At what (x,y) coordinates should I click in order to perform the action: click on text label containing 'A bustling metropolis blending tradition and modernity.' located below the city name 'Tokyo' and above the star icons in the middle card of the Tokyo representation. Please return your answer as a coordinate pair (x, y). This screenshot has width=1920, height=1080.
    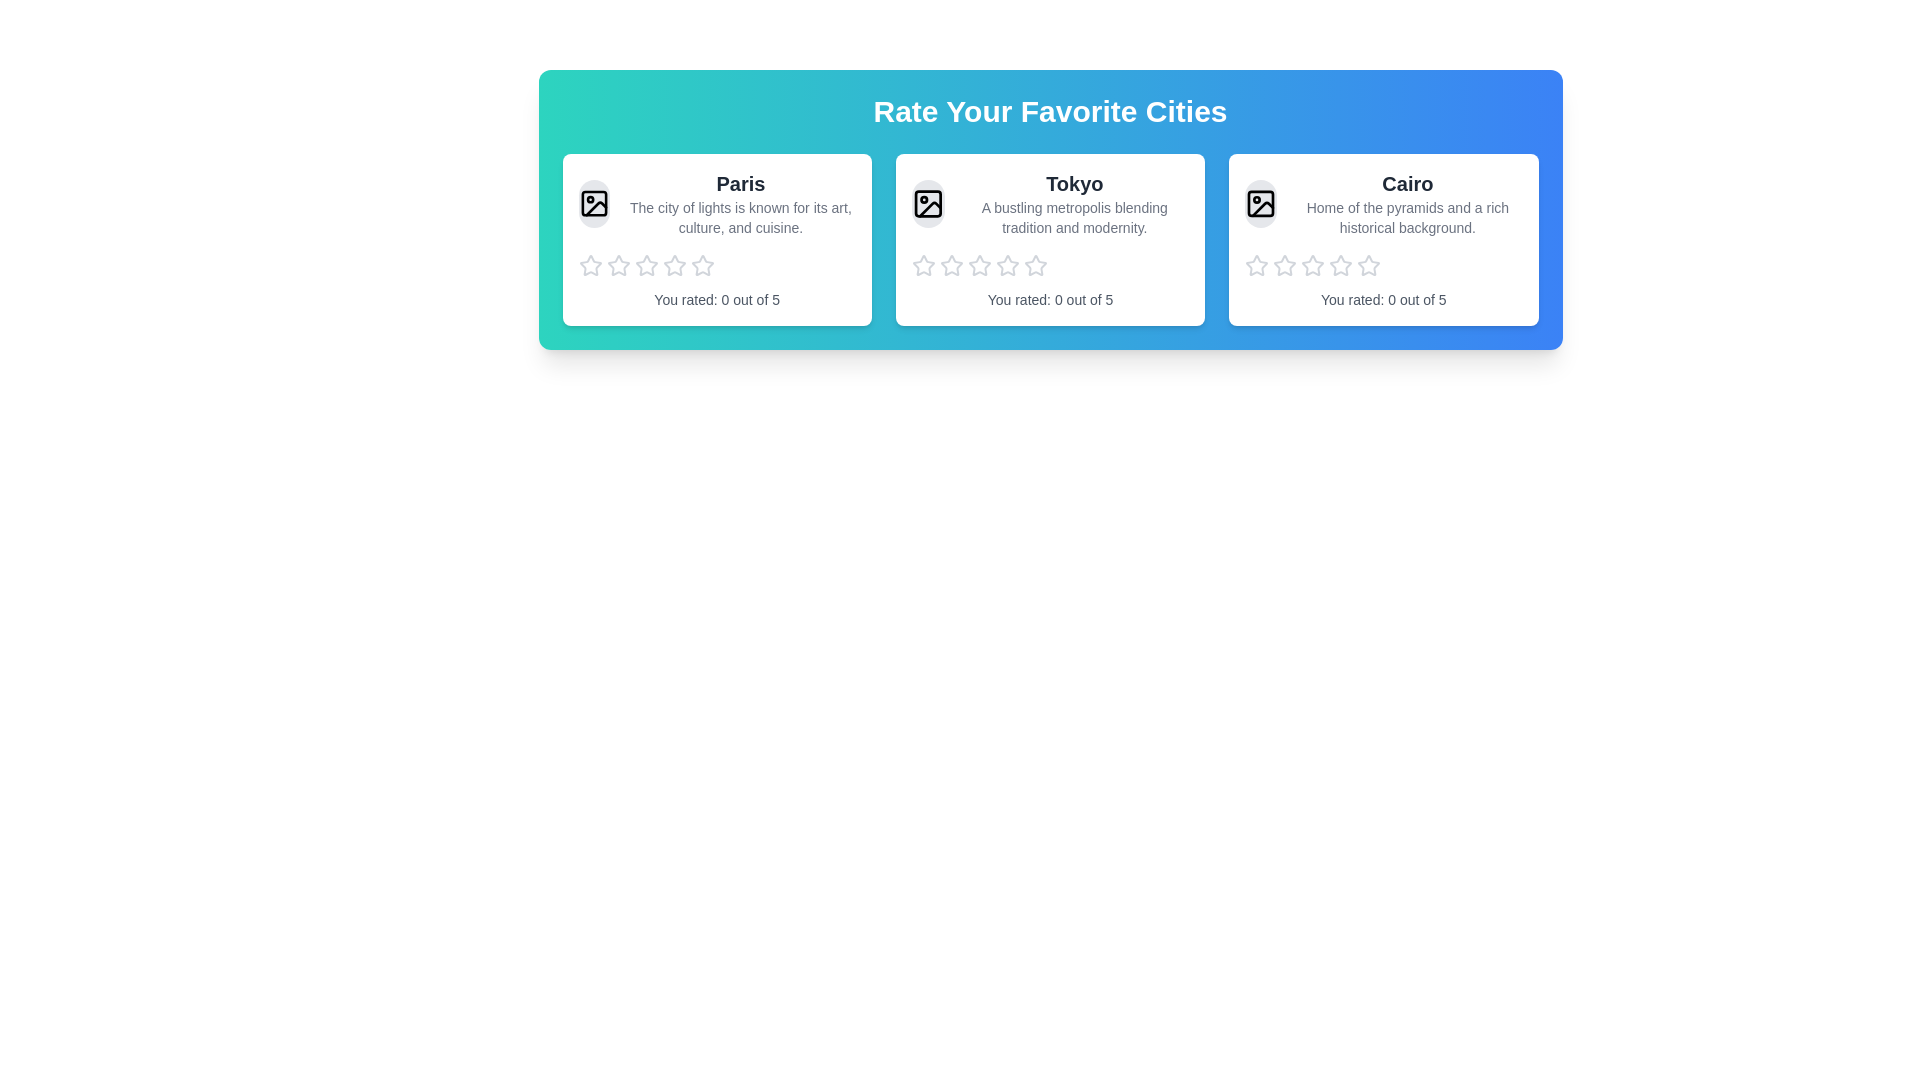
    Looking at the image, I should click on (1073, 218).